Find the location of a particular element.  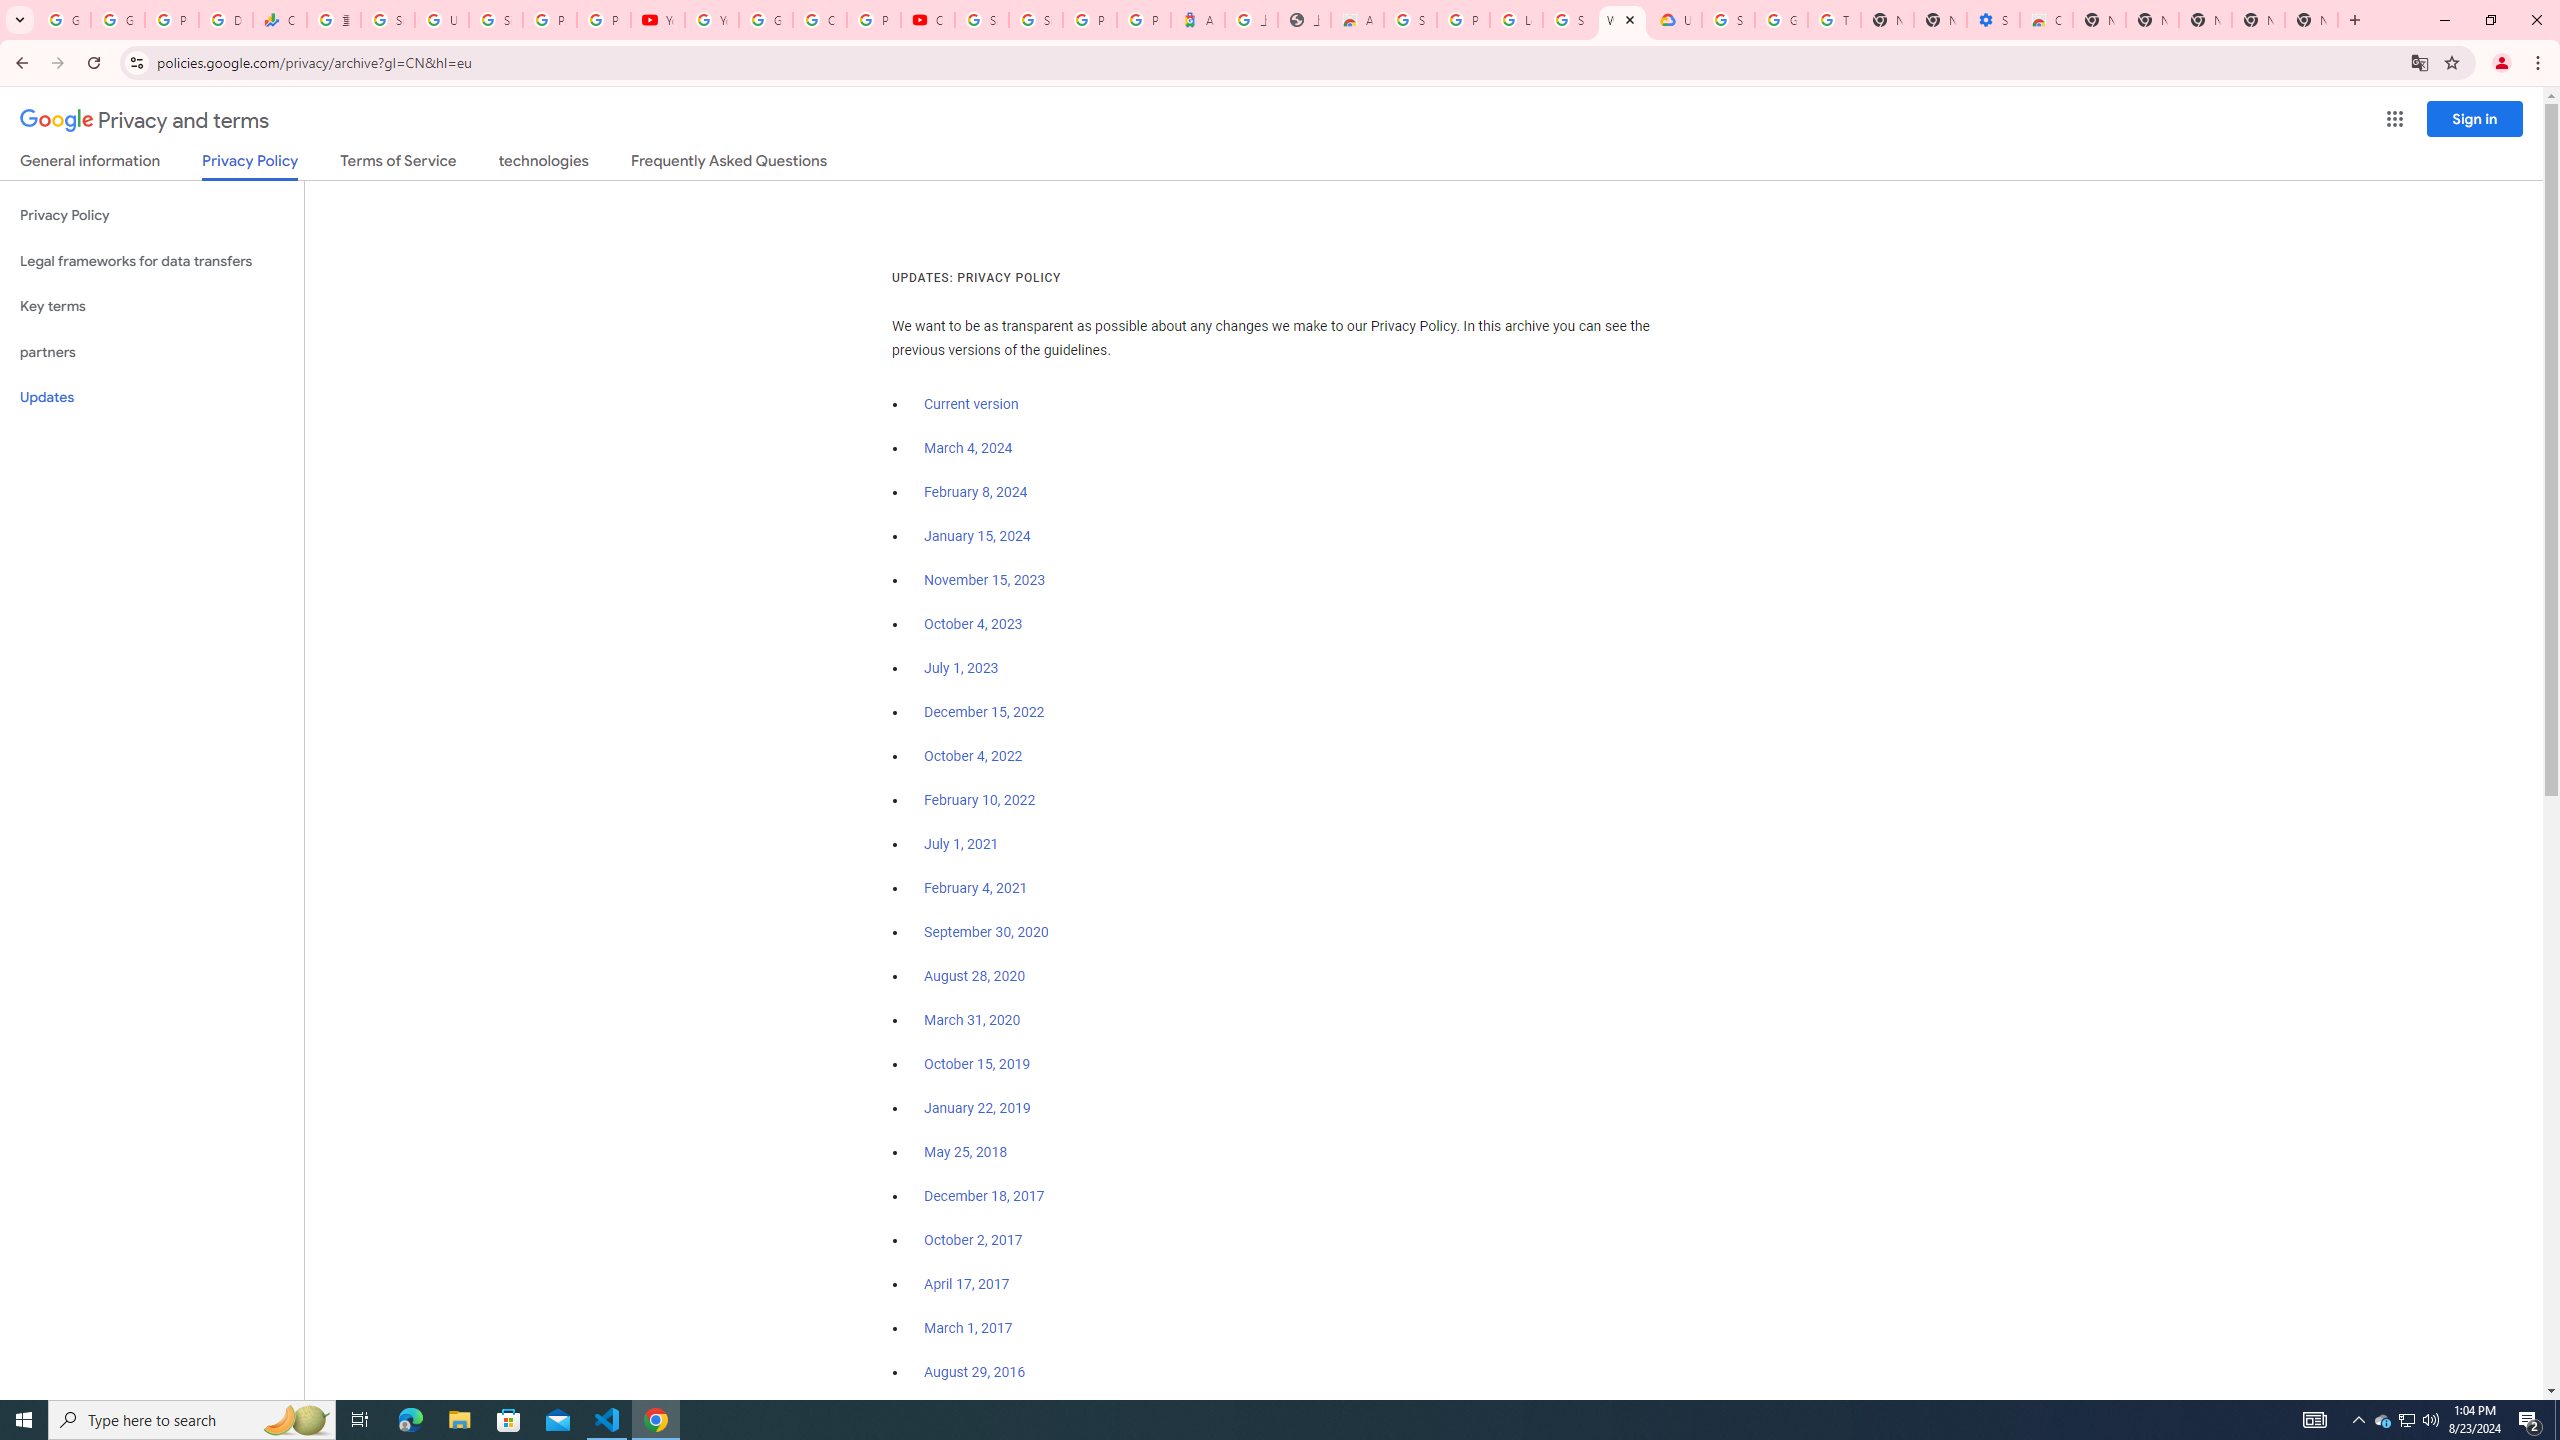

'August 29, 2016' is located at coordinates (974, 1371).